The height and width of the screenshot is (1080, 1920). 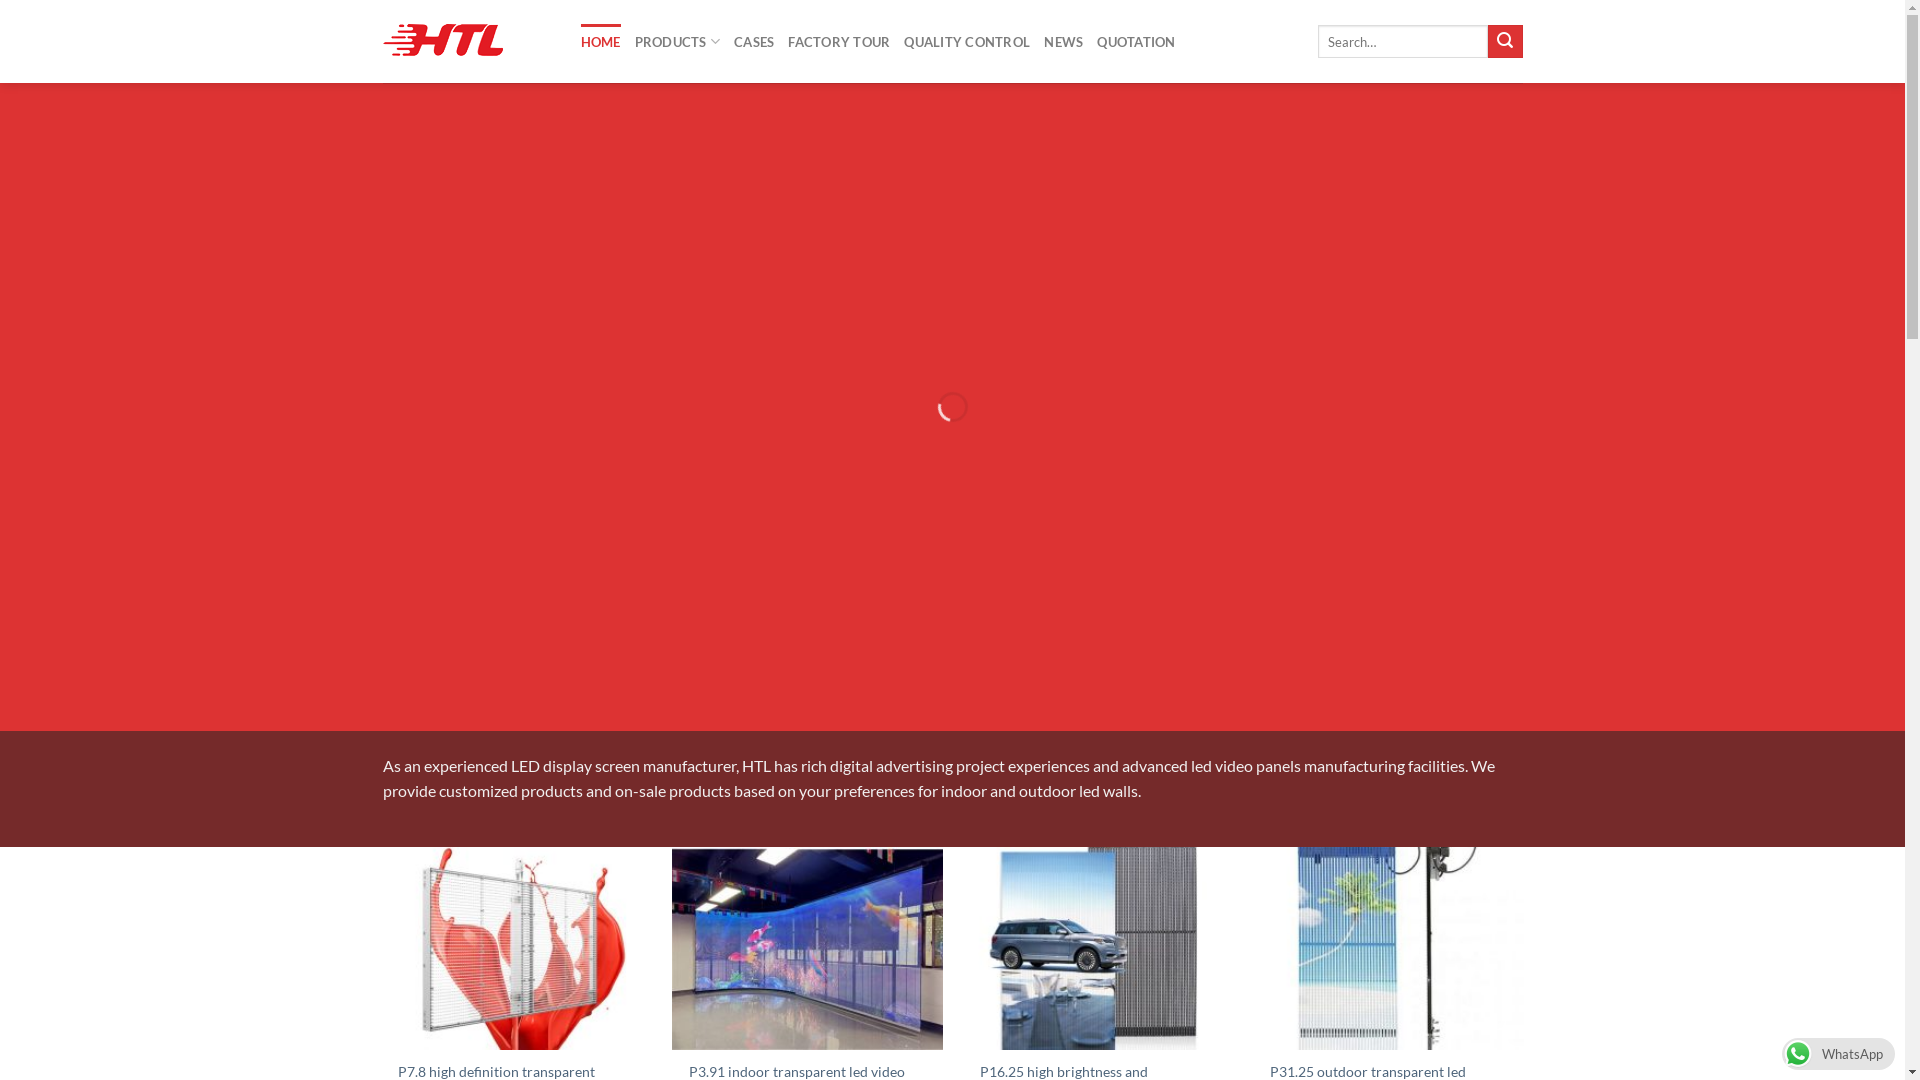 I want to click on 'PRODUCTS', so click(x=677, y=41).